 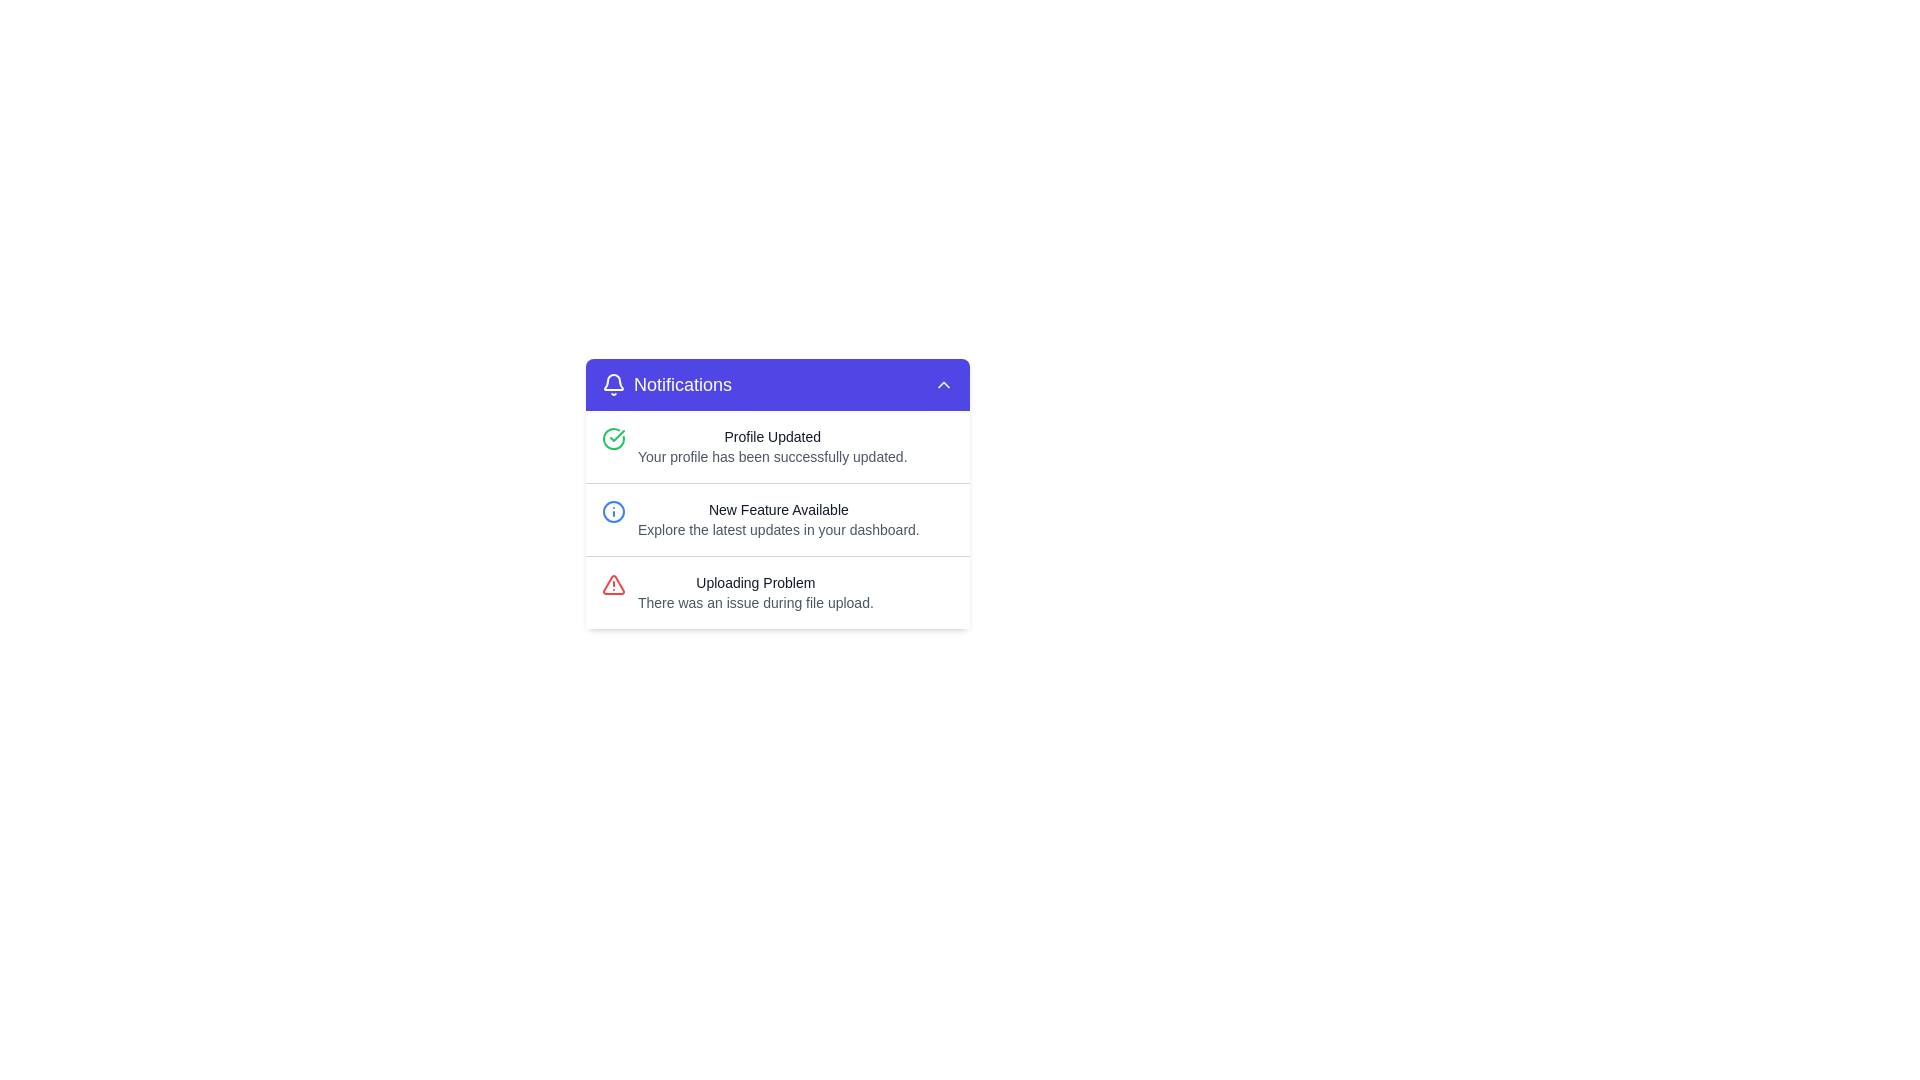 What do you see at coordinates (667, 385) in the screenshot?
I see `the title label with an icon in the top bar of the notification panel, which indicates the purpose of the panel as displaying notifications` at bounding box center [667, 385].